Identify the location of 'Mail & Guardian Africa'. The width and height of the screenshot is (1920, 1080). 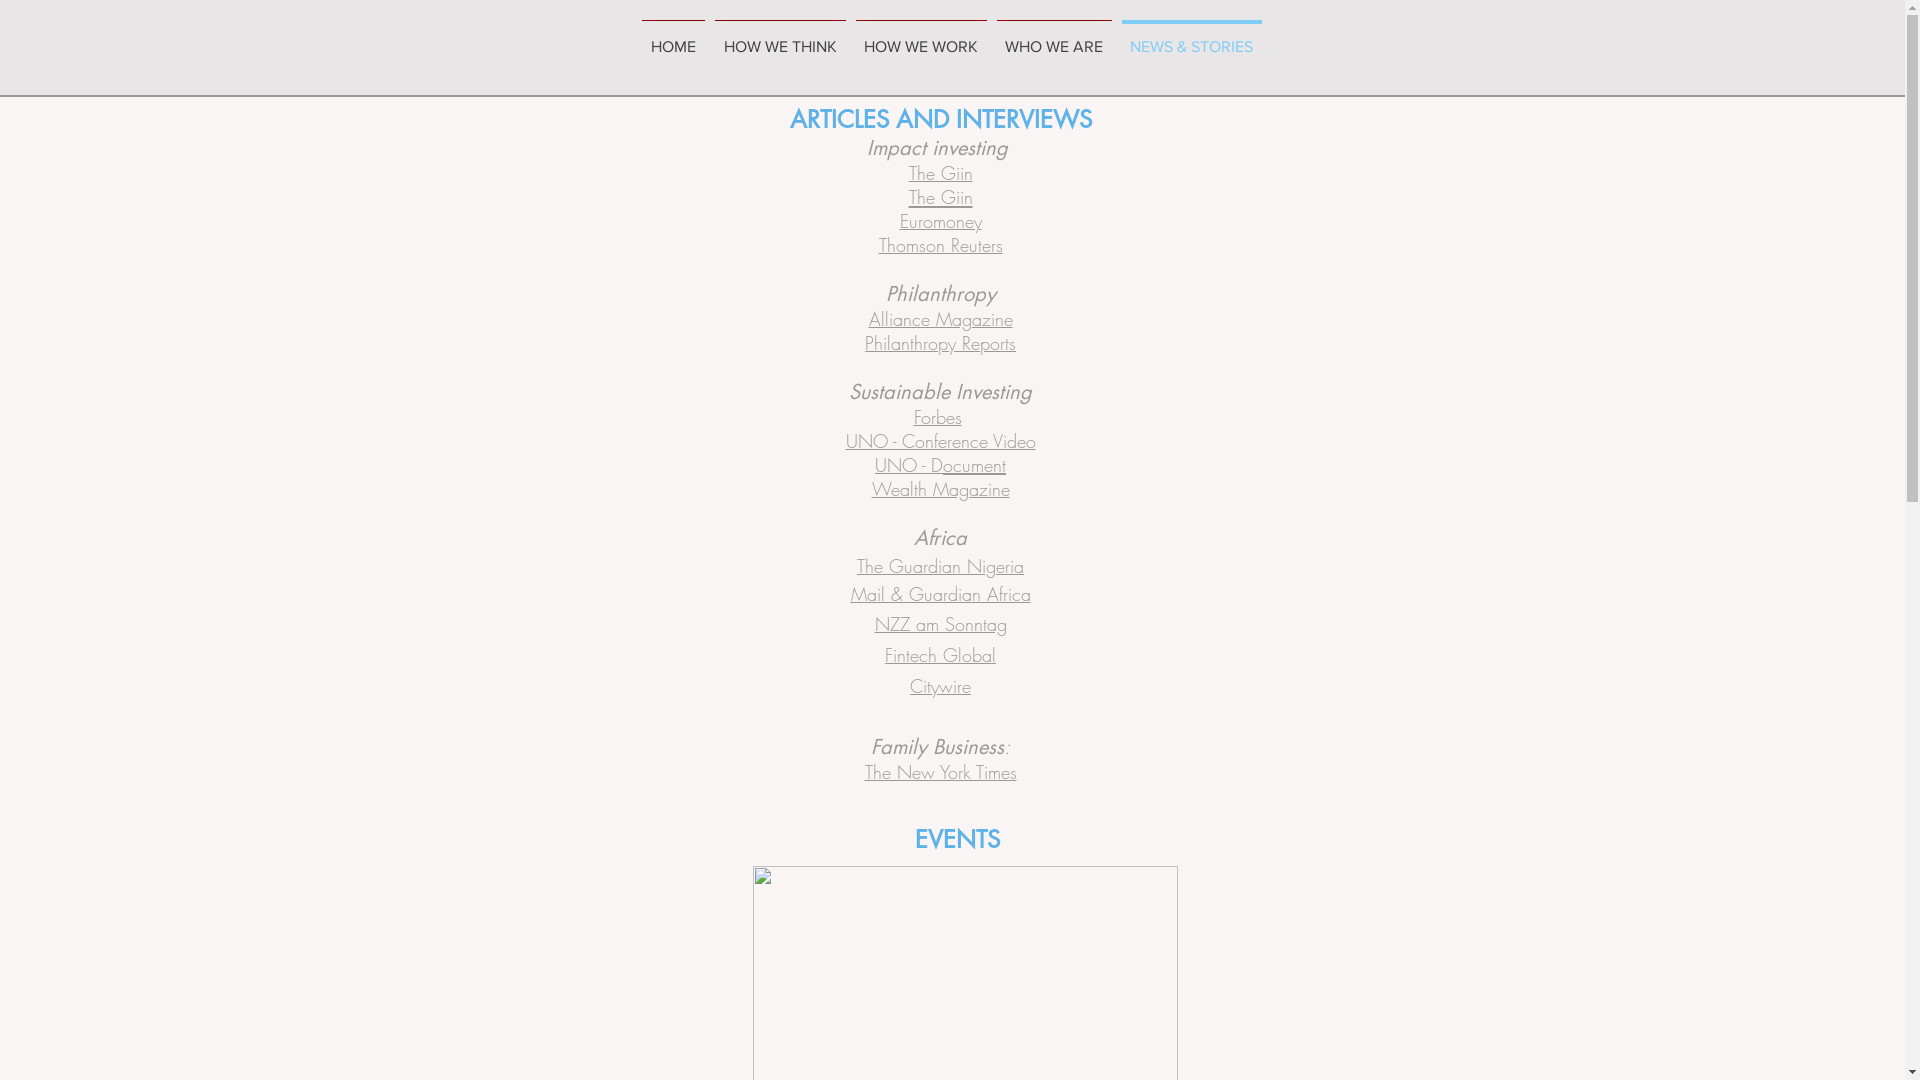
(939, 593).